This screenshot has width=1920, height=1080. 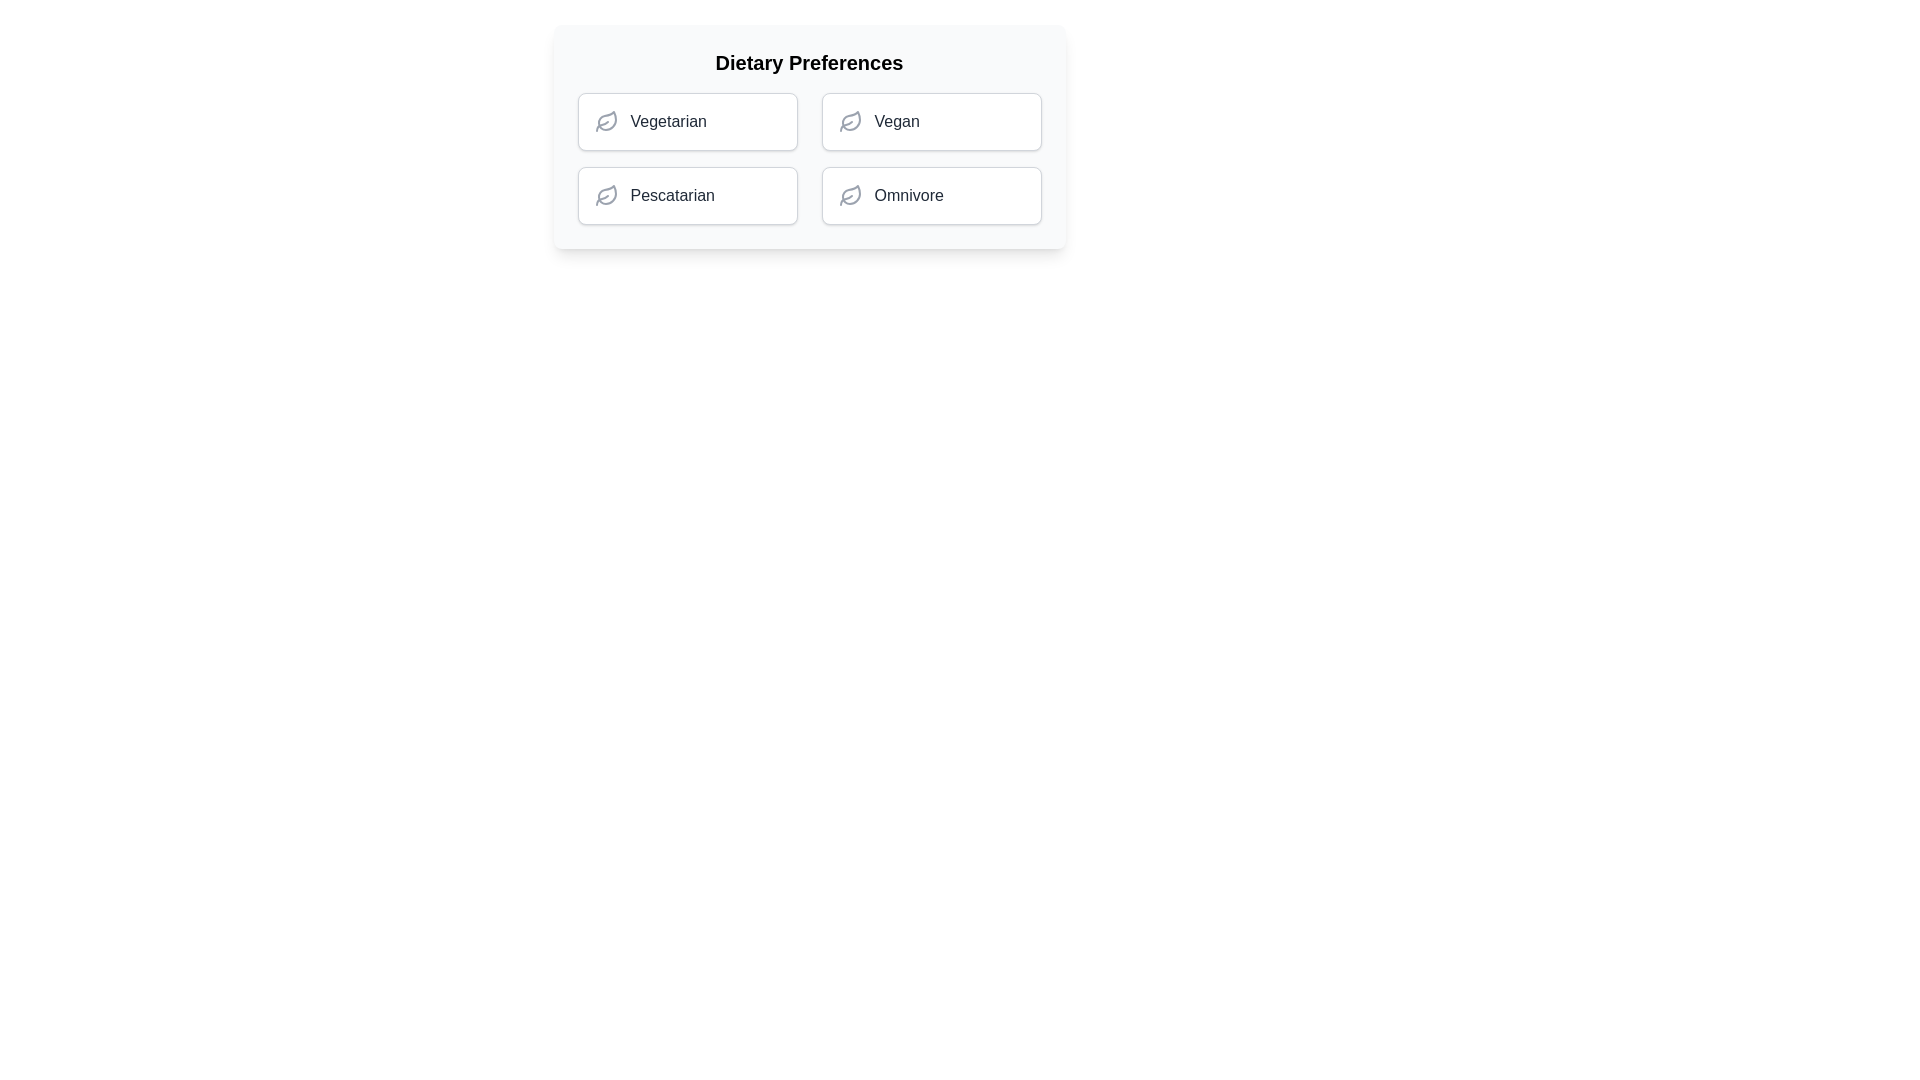 What do you see at coordinates (687, 196) in the screenshot?
I see `the 'Pescatarian' button, which is a rectangular button with a white background, gray borders, rounded corners, and a leaf icon on the left` at bounding box center [687, 196].